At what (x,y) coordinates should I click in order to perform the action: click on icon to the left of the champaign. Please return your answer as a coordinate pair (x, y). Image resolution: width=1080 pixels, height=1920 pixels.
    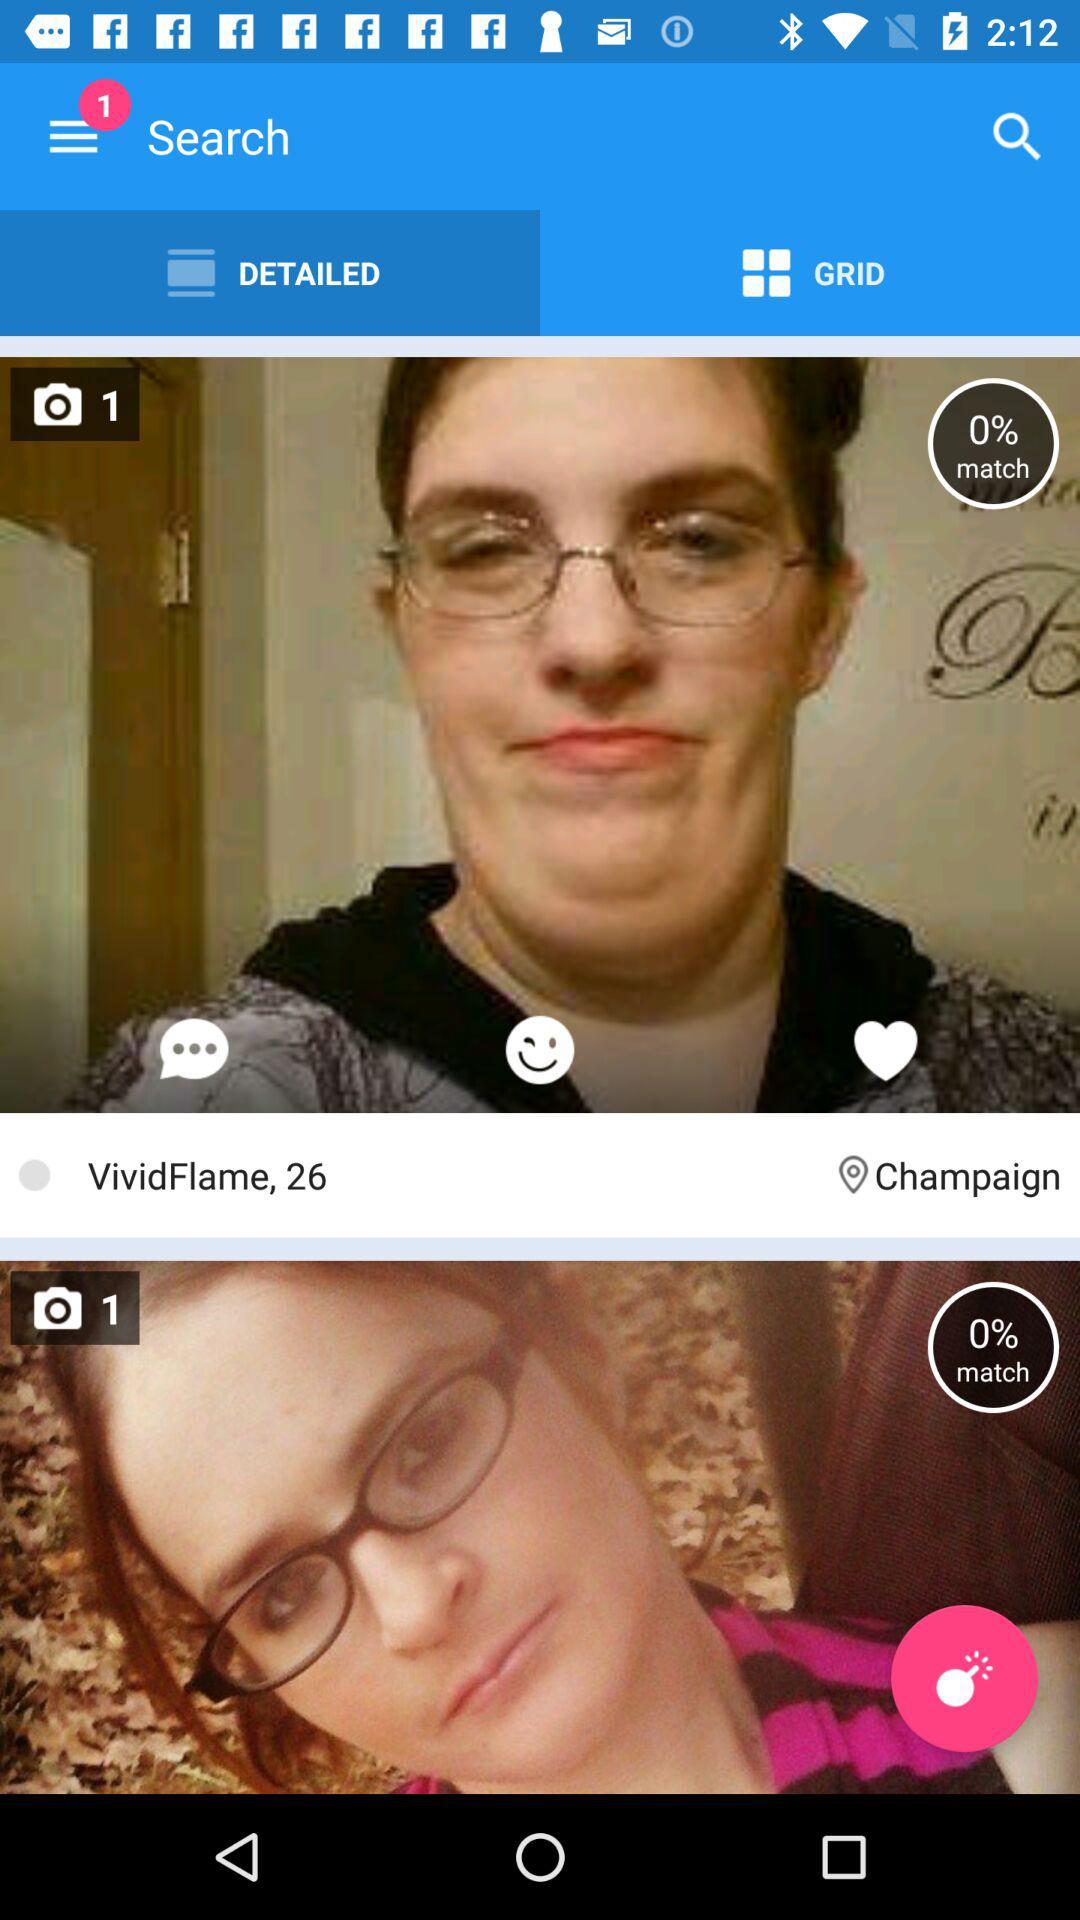
    Looking at the image, I should click on (450, 1175).